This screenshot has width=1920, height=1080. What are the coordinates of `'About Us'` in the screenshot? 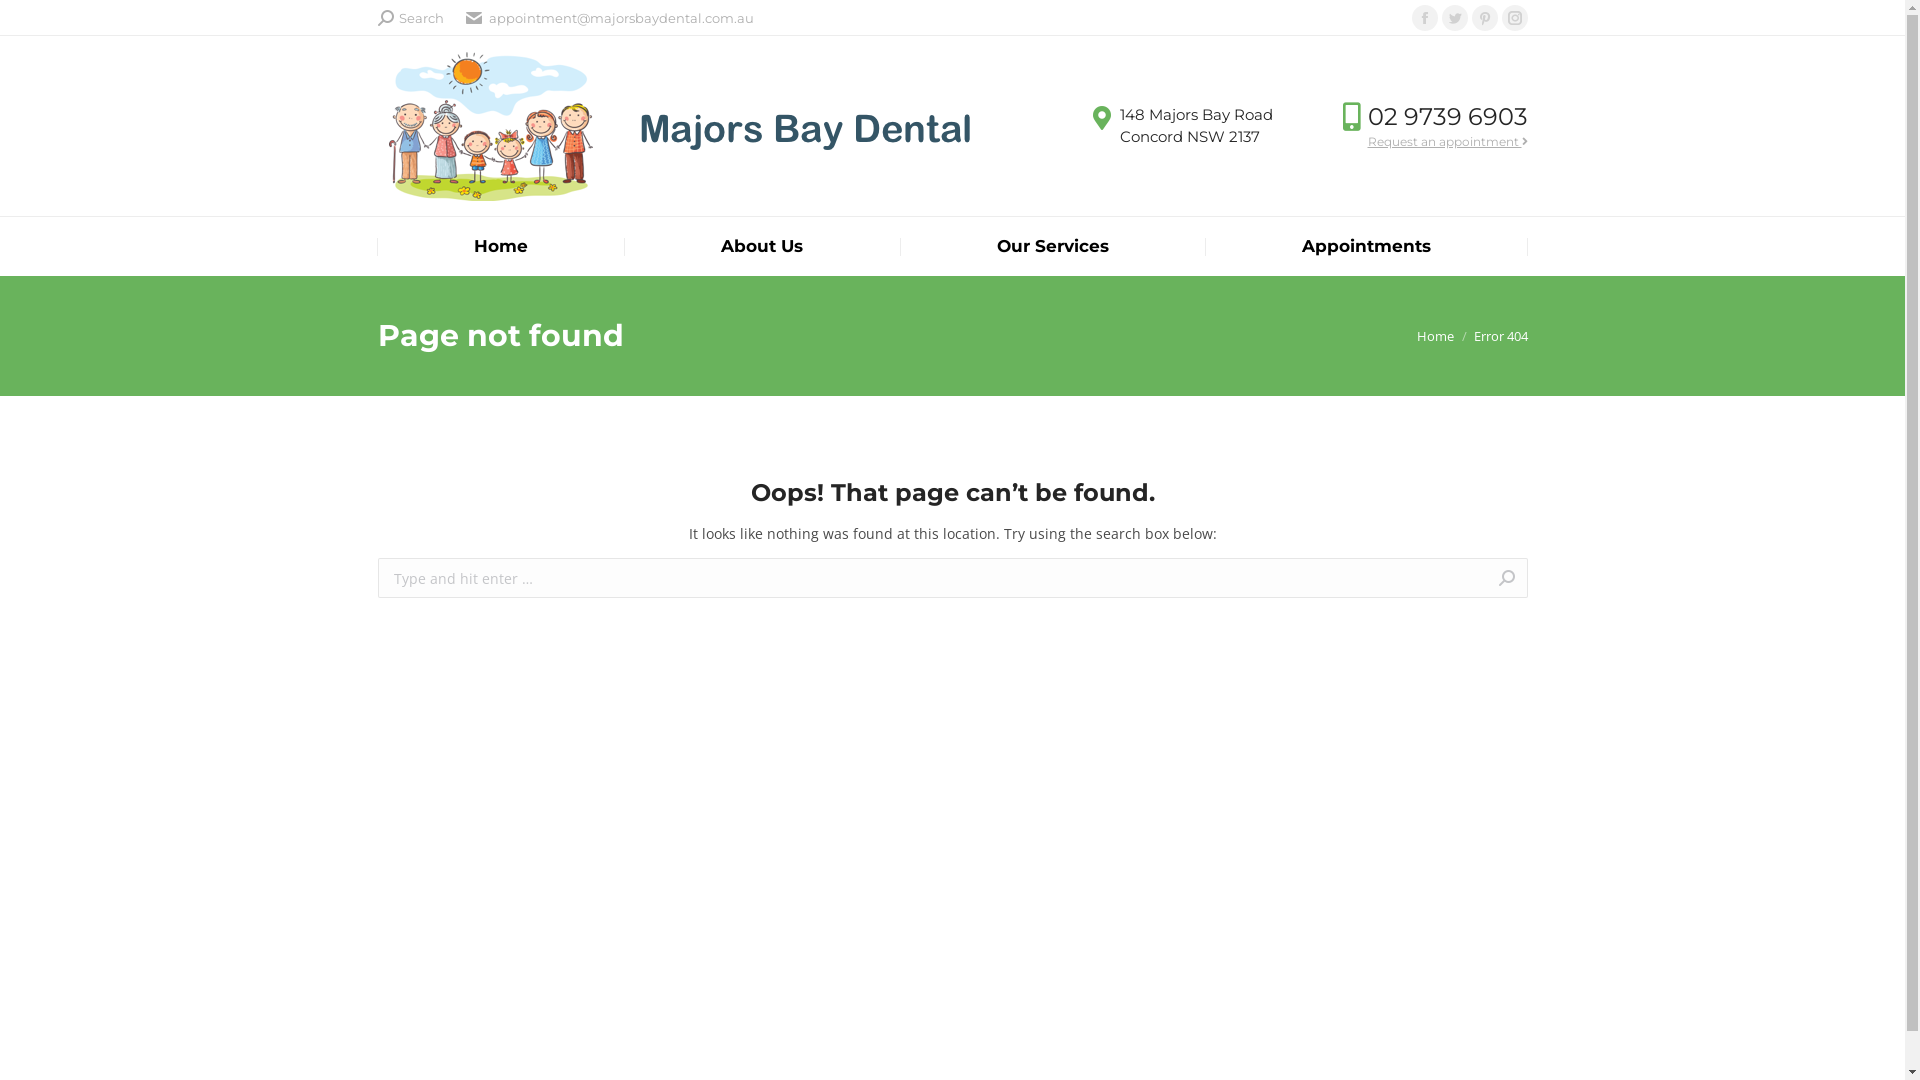 It's located at (761, 245).